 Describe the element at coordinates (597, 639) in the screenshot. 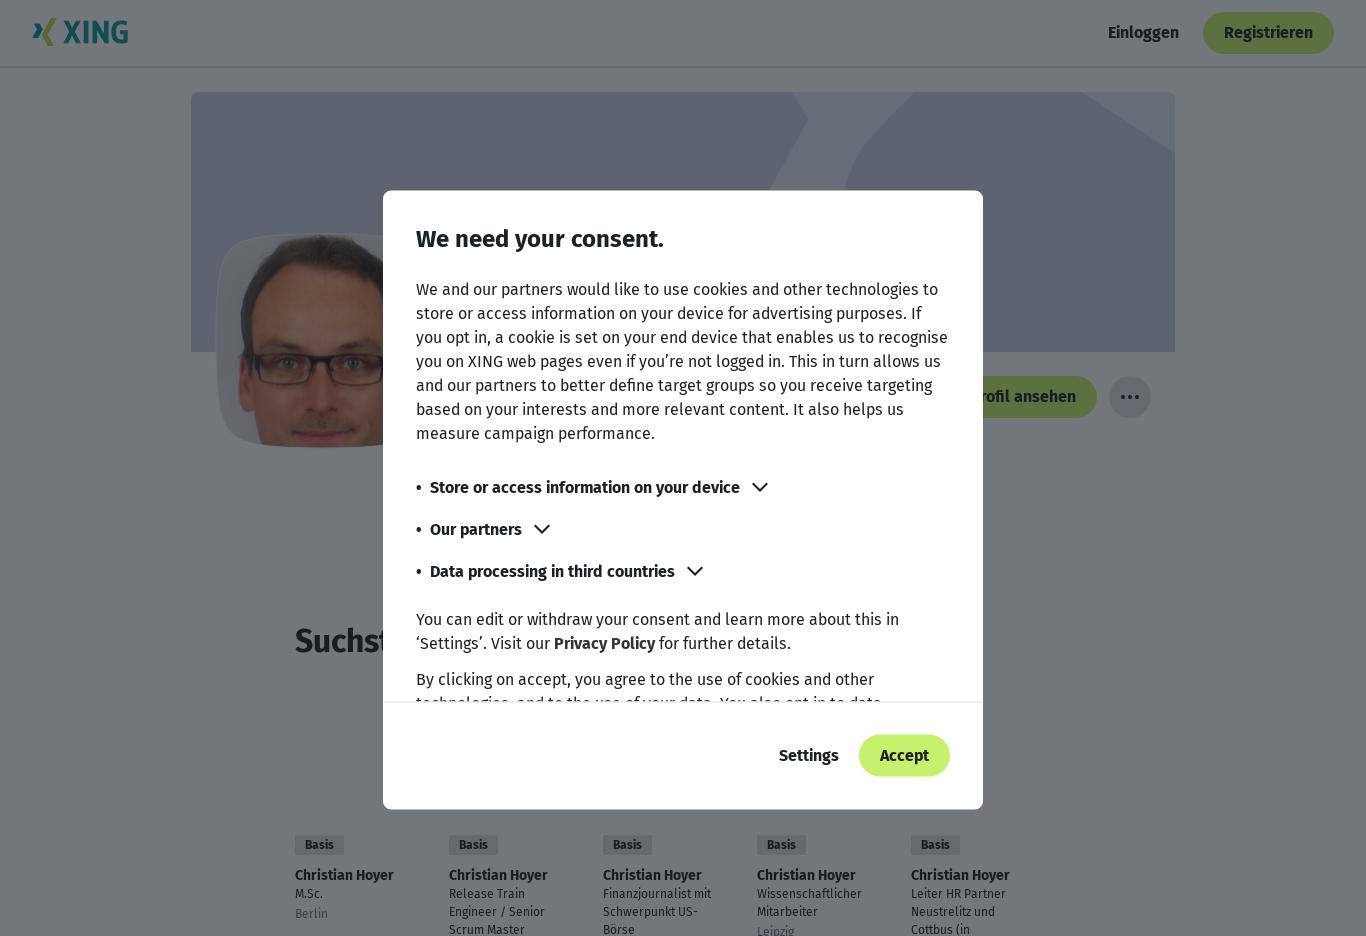

I see `'Suchst Du einen anderen Christian Hoyer?'` at that location.